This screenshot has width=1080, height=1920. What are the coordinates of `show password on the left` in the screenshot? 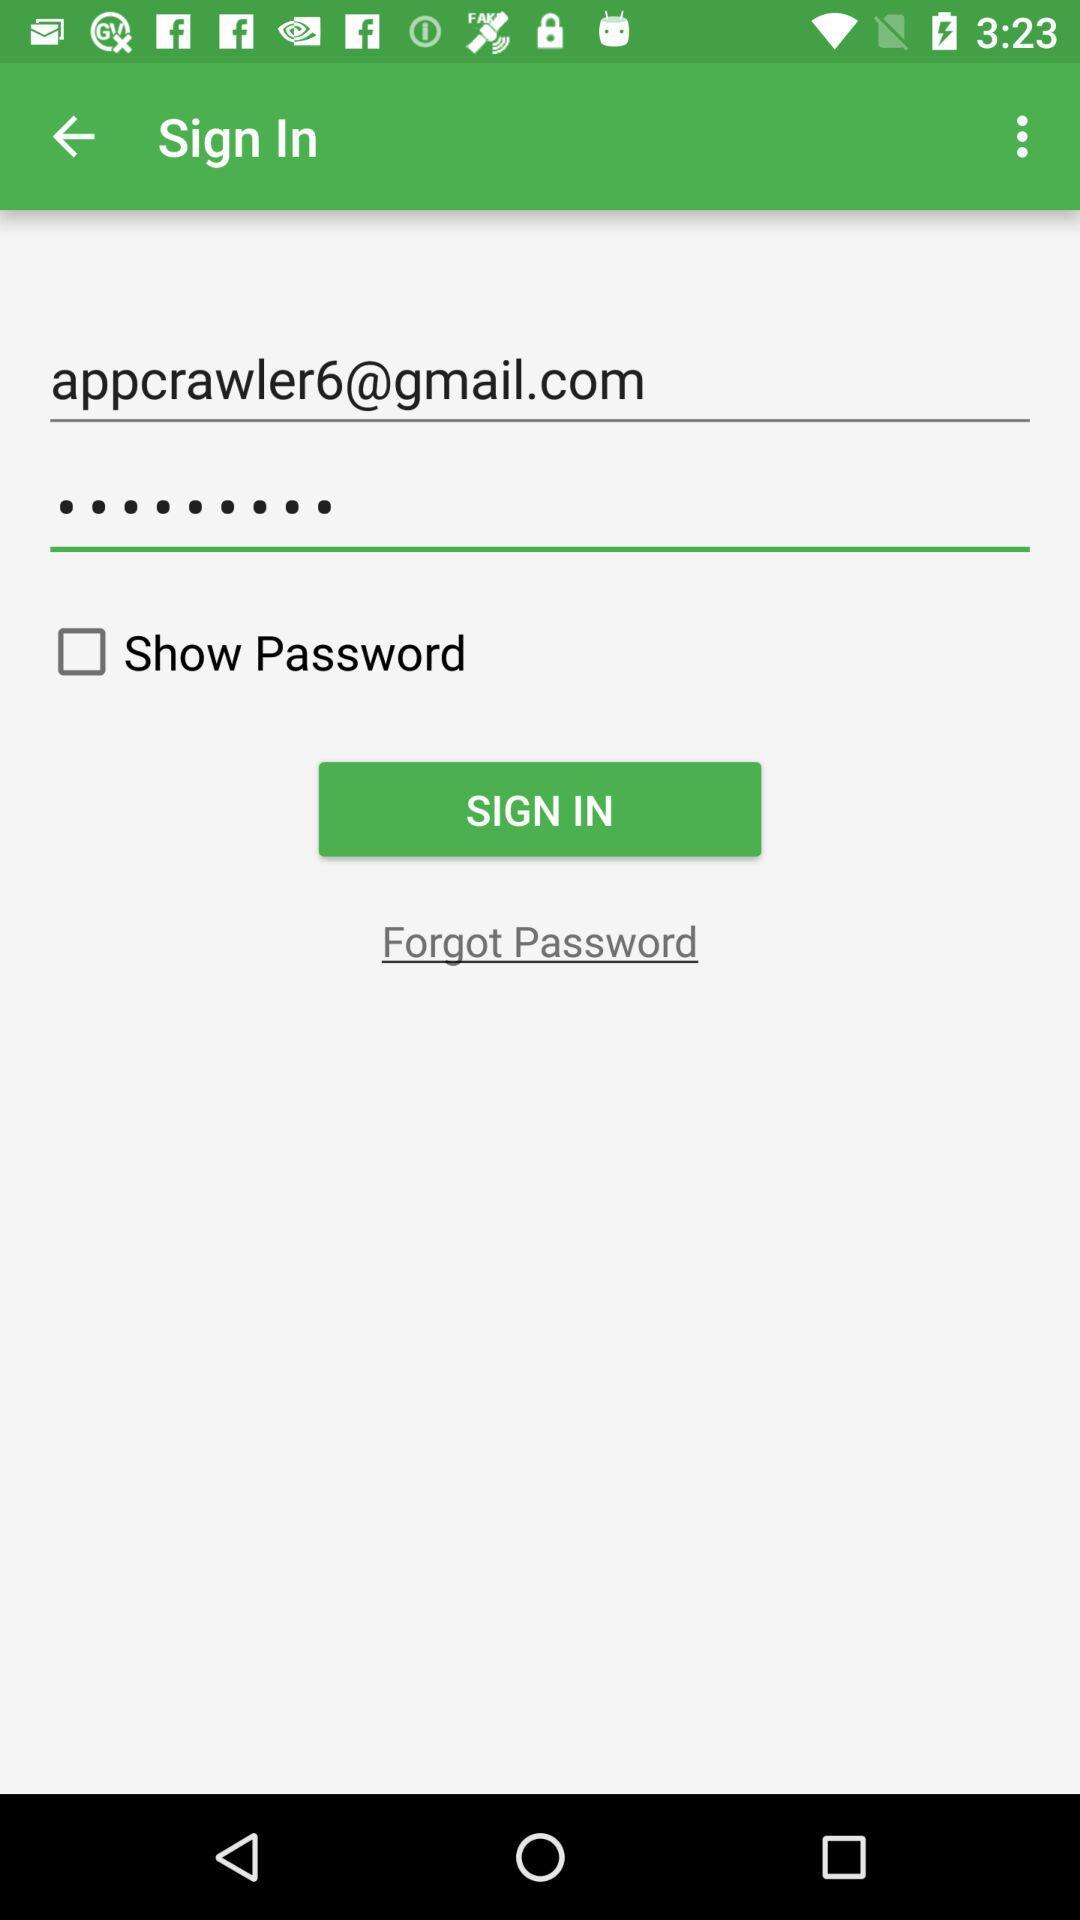 It's located at (252, 651).